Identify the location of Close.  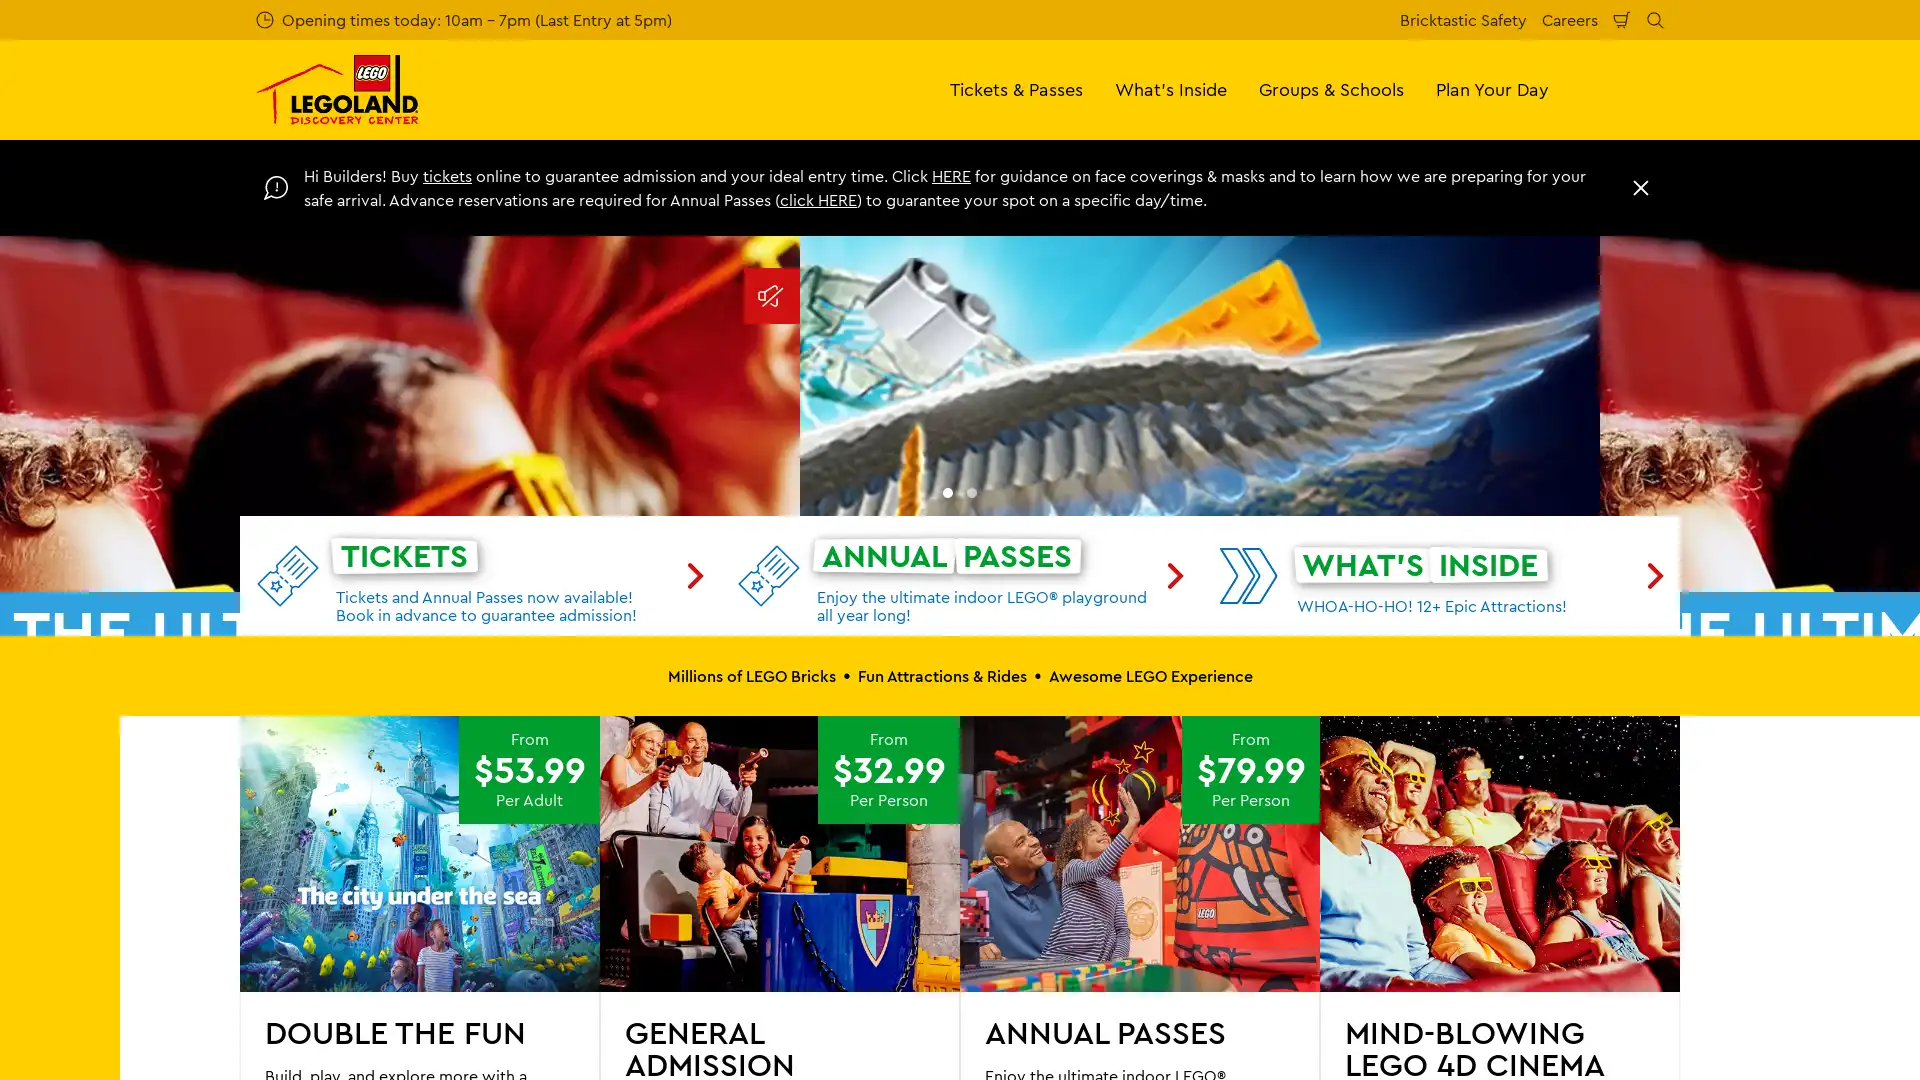
(1641, 188).